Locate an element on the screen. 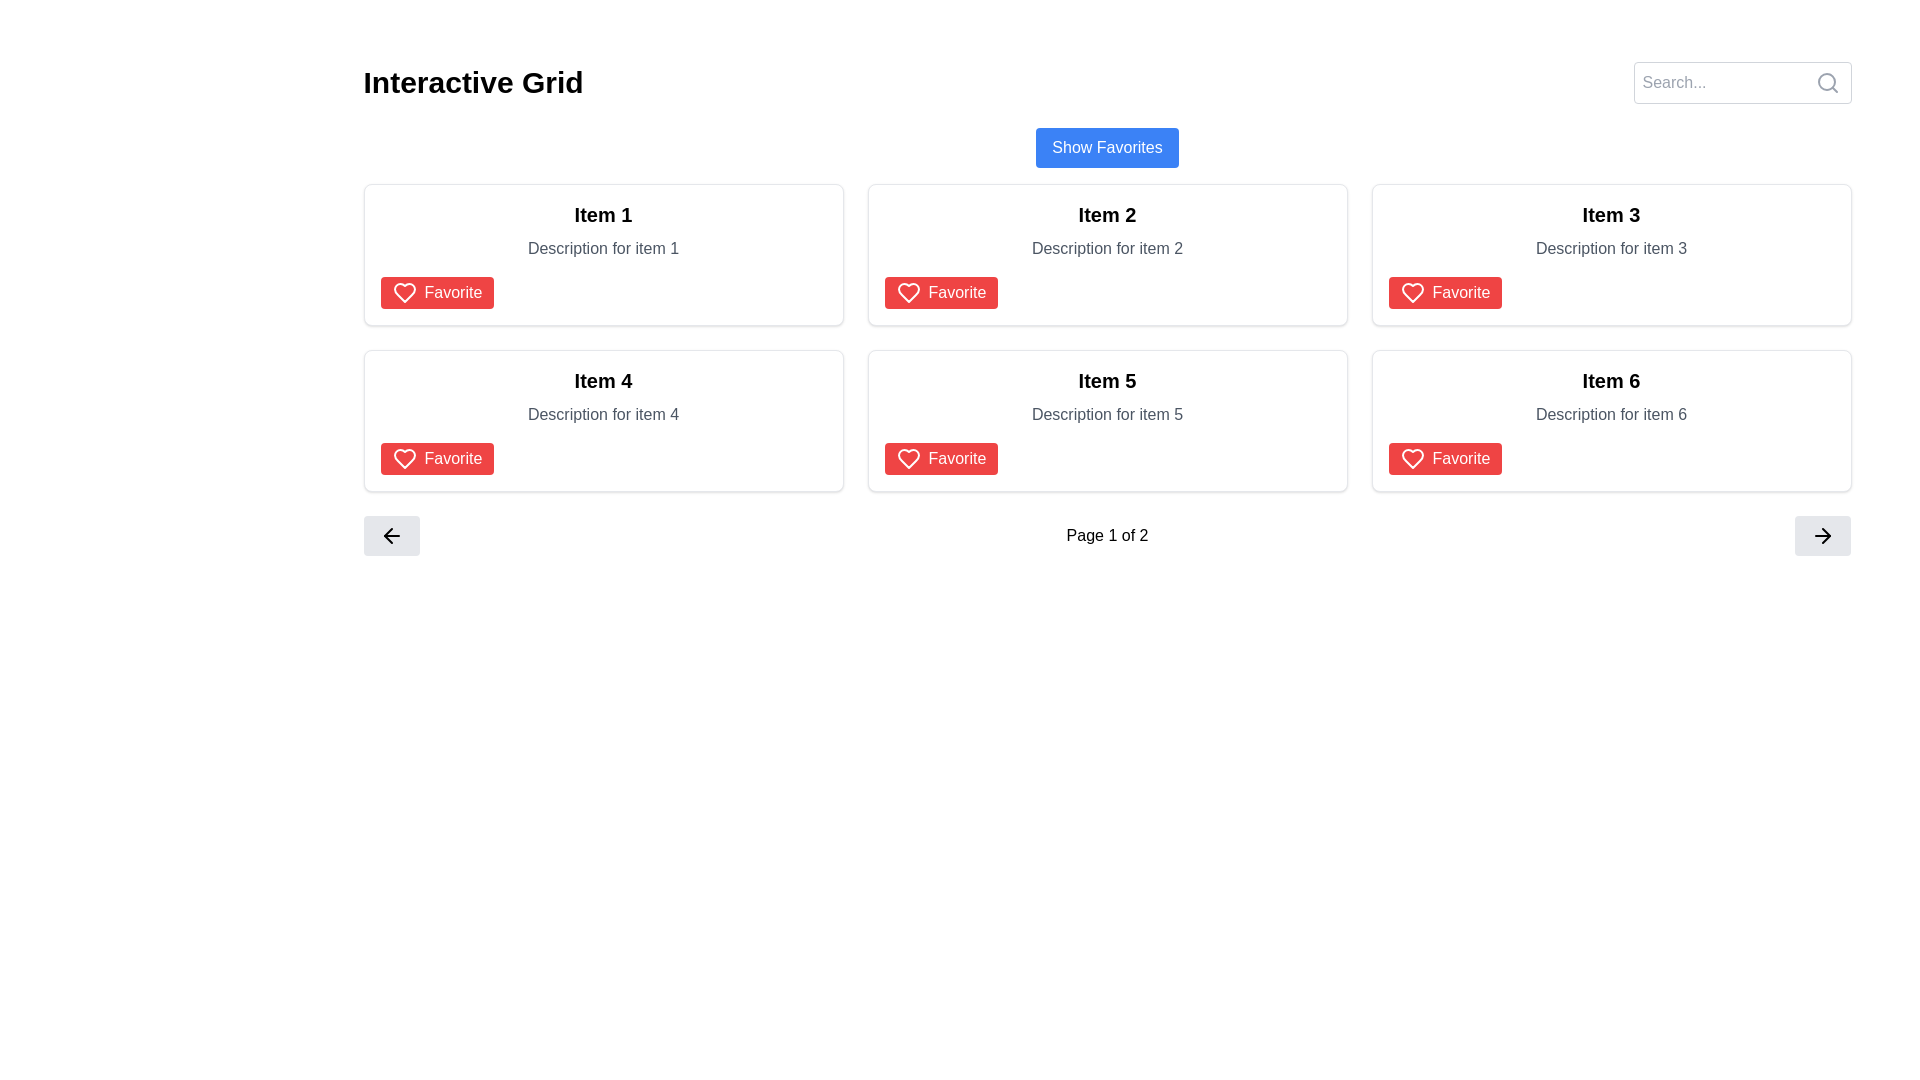 The width and height of the screenshot is (1920, 1080). the left-pointing arrow icon with a black outline located within a small rounded rectangular button at the bottom left corner of the layout to potentially display a tooltip is located at coordinates (391, 535).